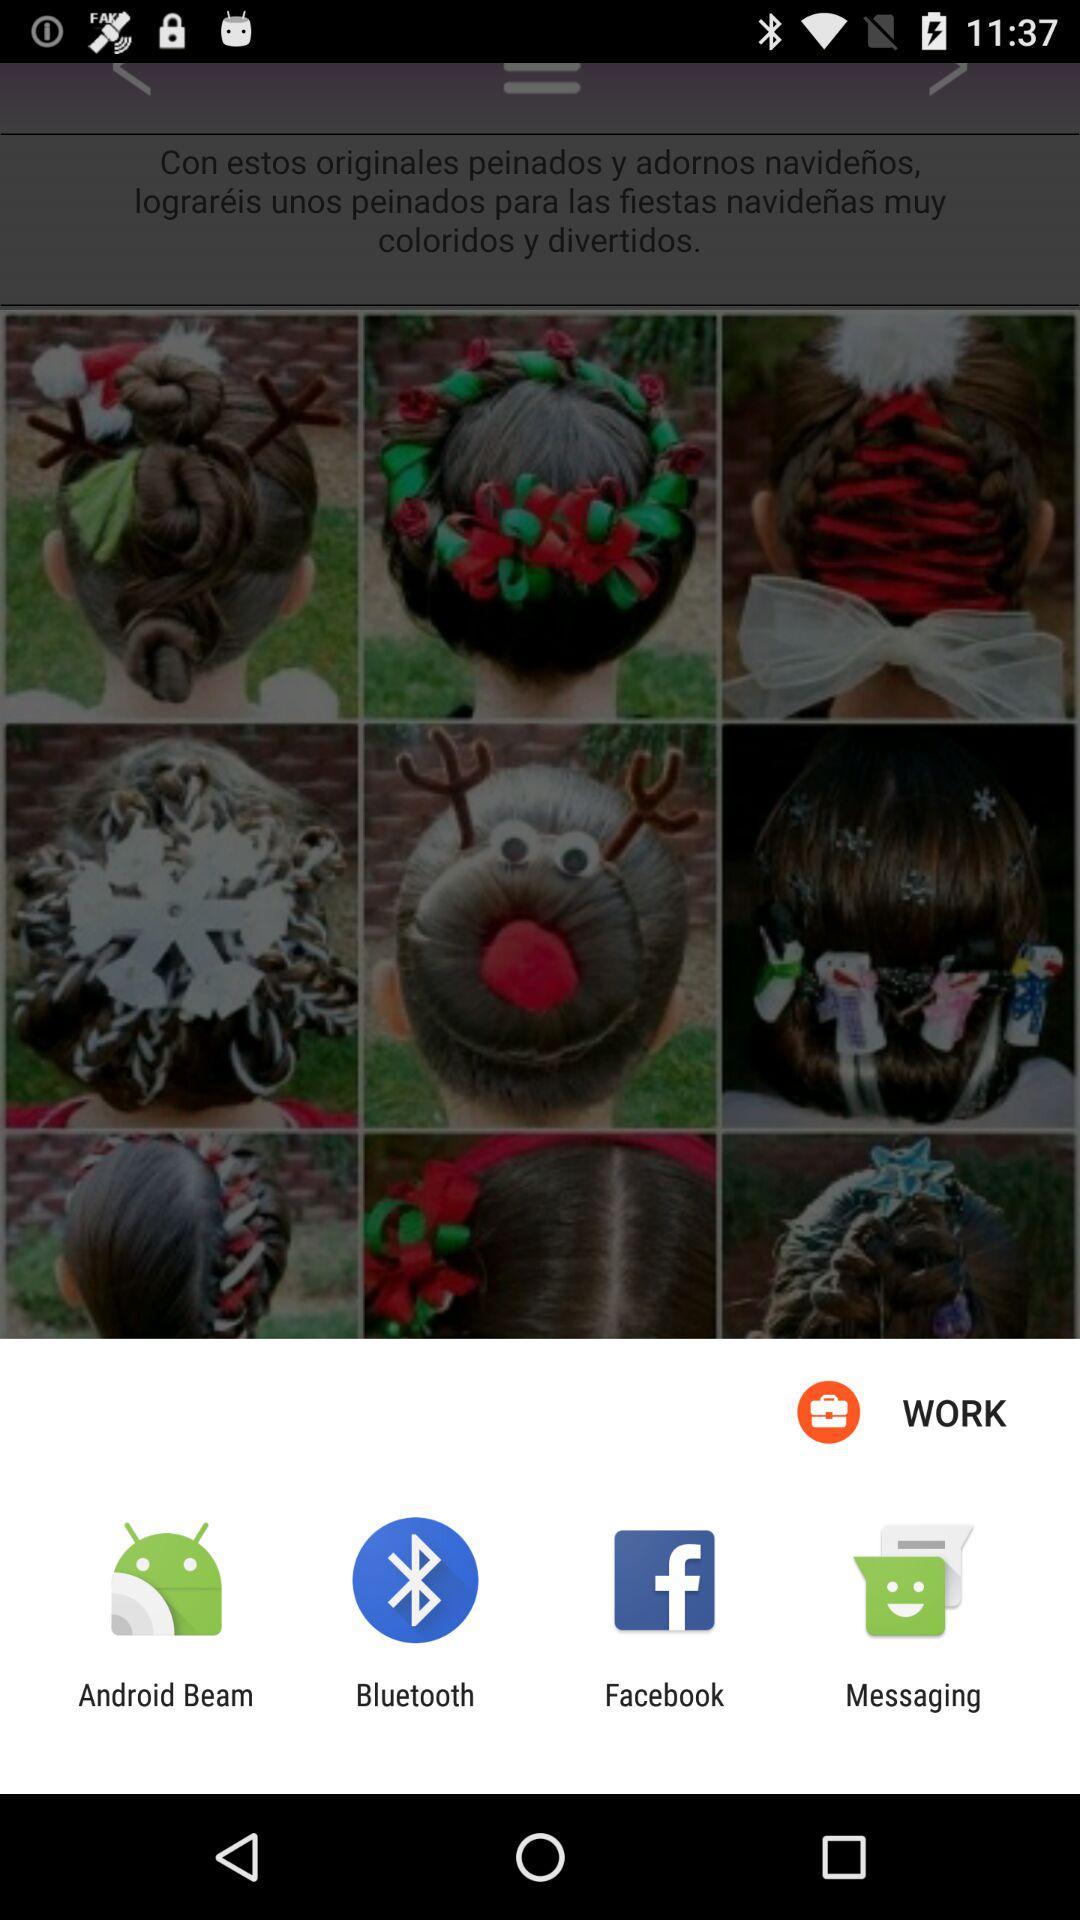 The image size is (1080, 1920). Describe the element at coordinates (913, 1711) in the screenshot. I see `the messaging app` at that location.